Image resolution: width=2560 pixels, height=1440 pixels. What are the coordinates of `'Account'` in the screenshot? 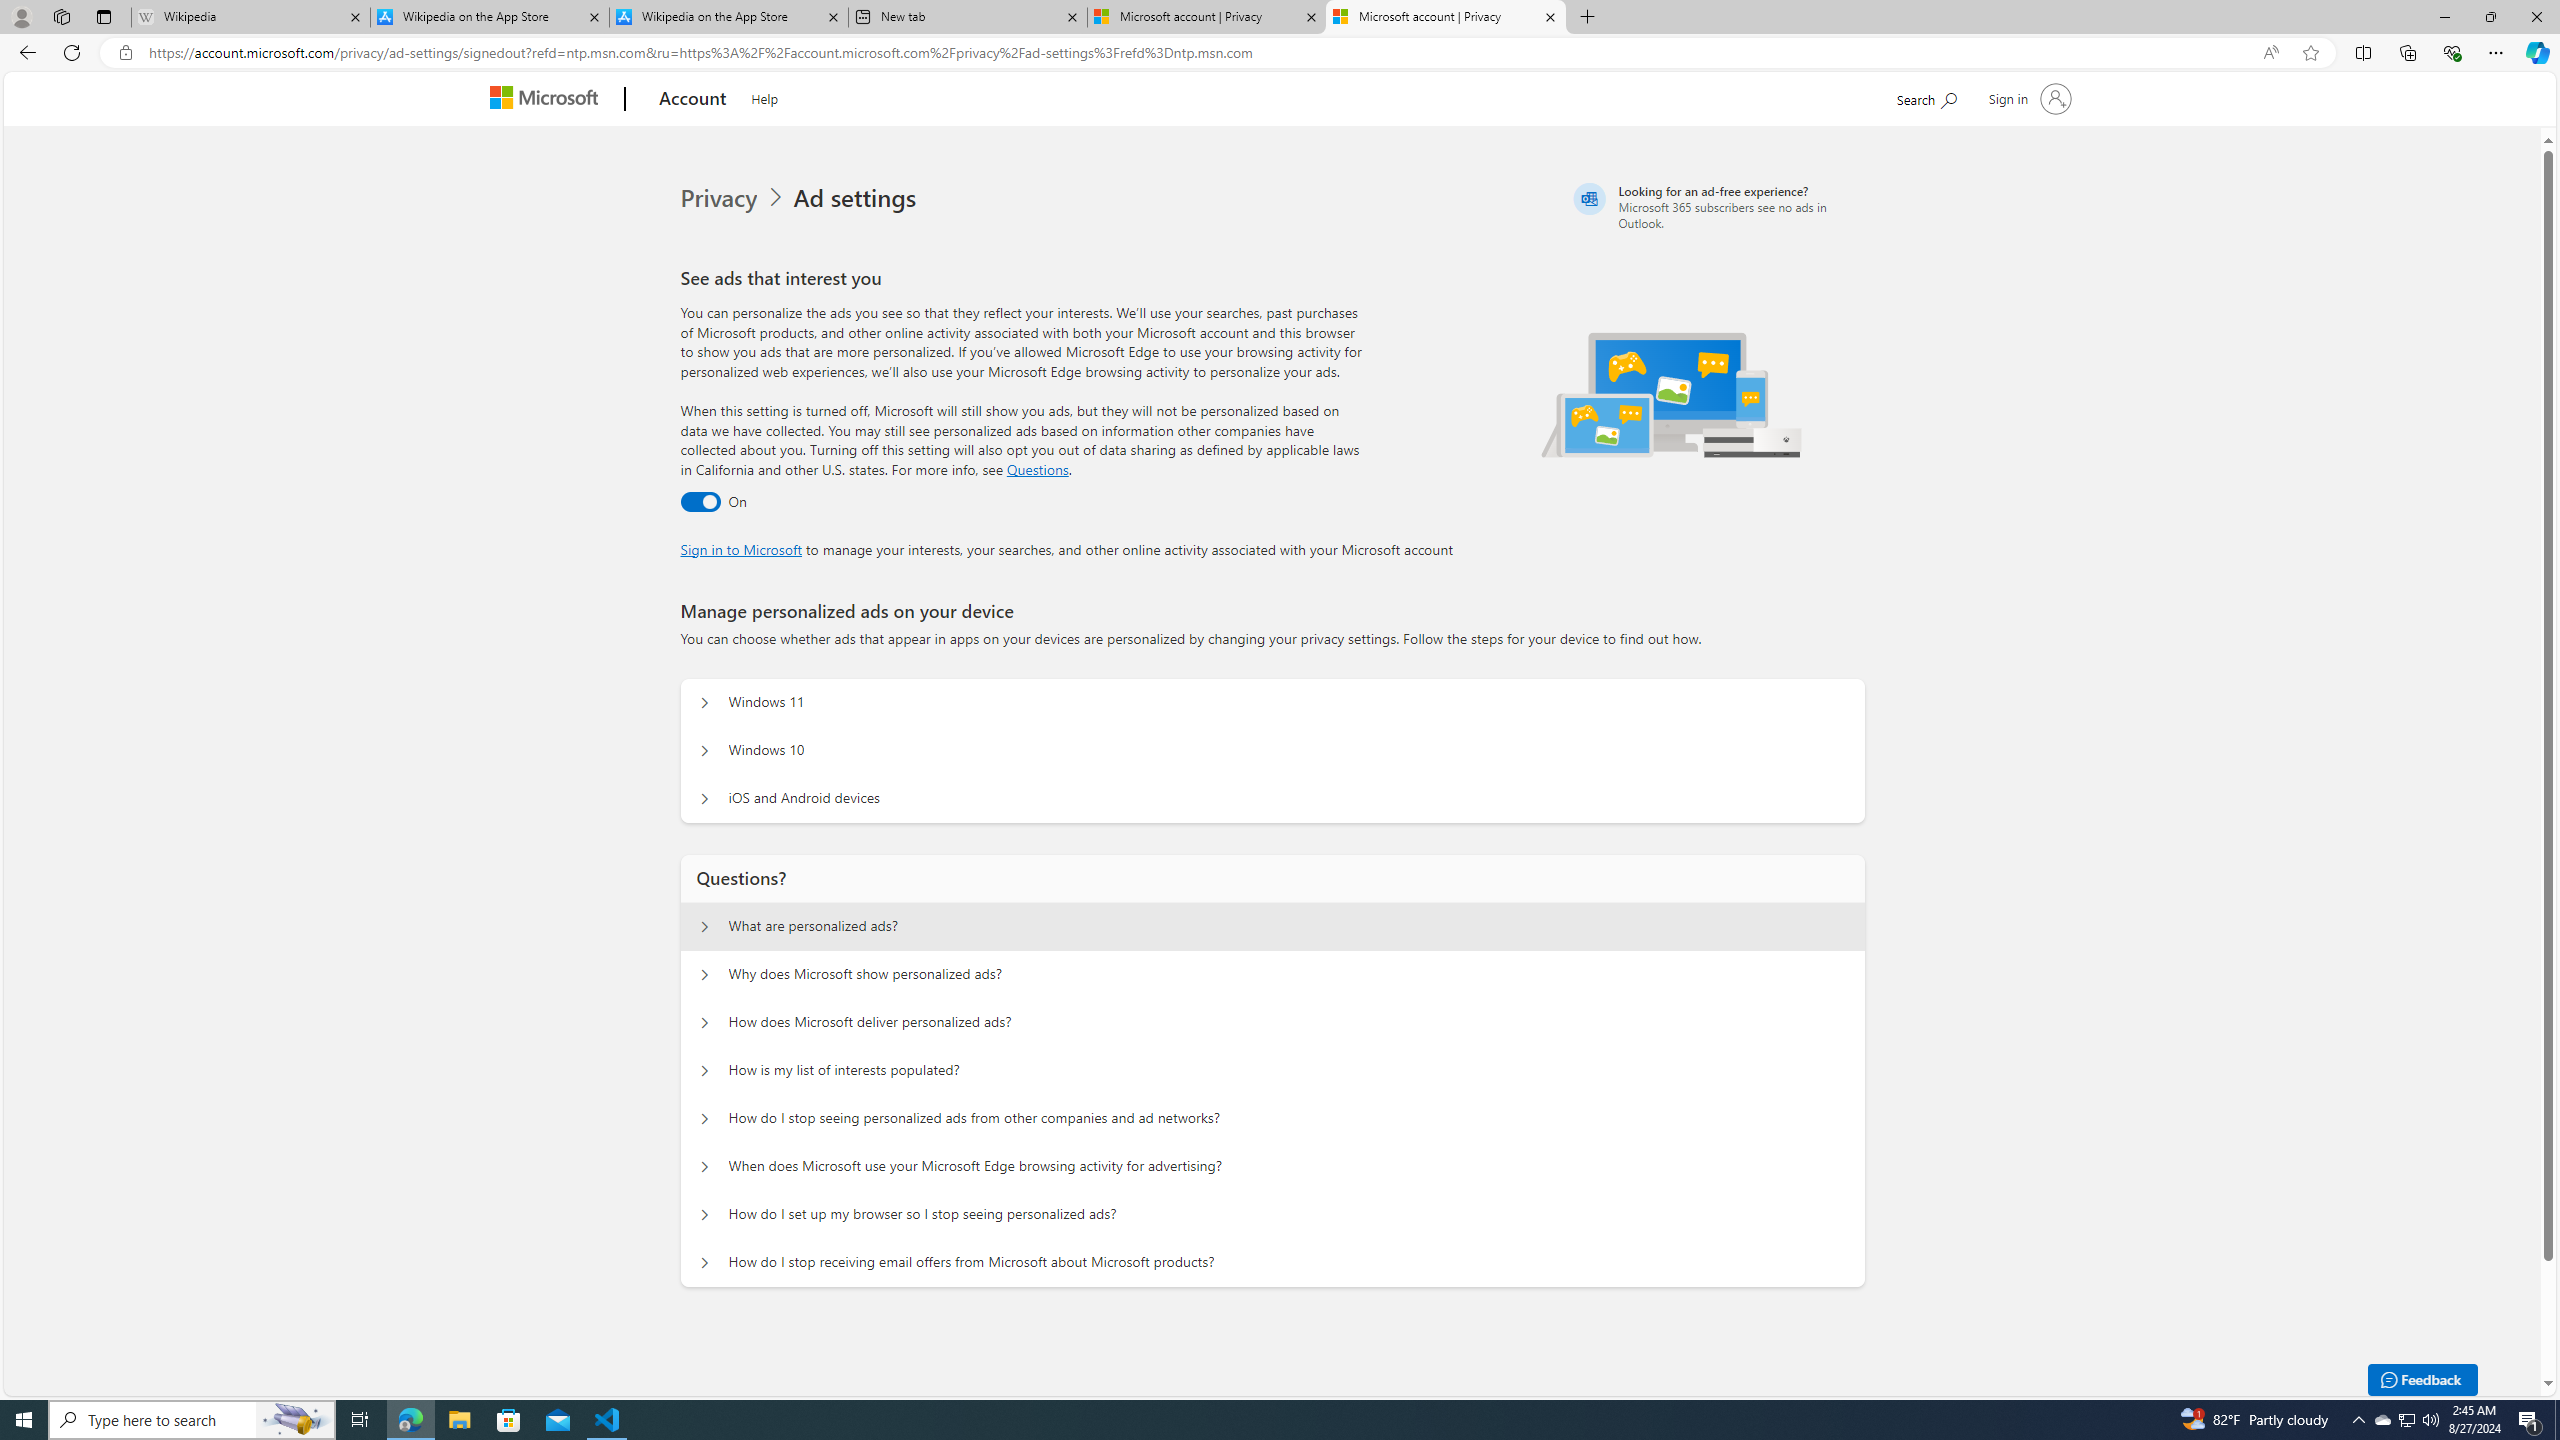 It's located at (692, 99).